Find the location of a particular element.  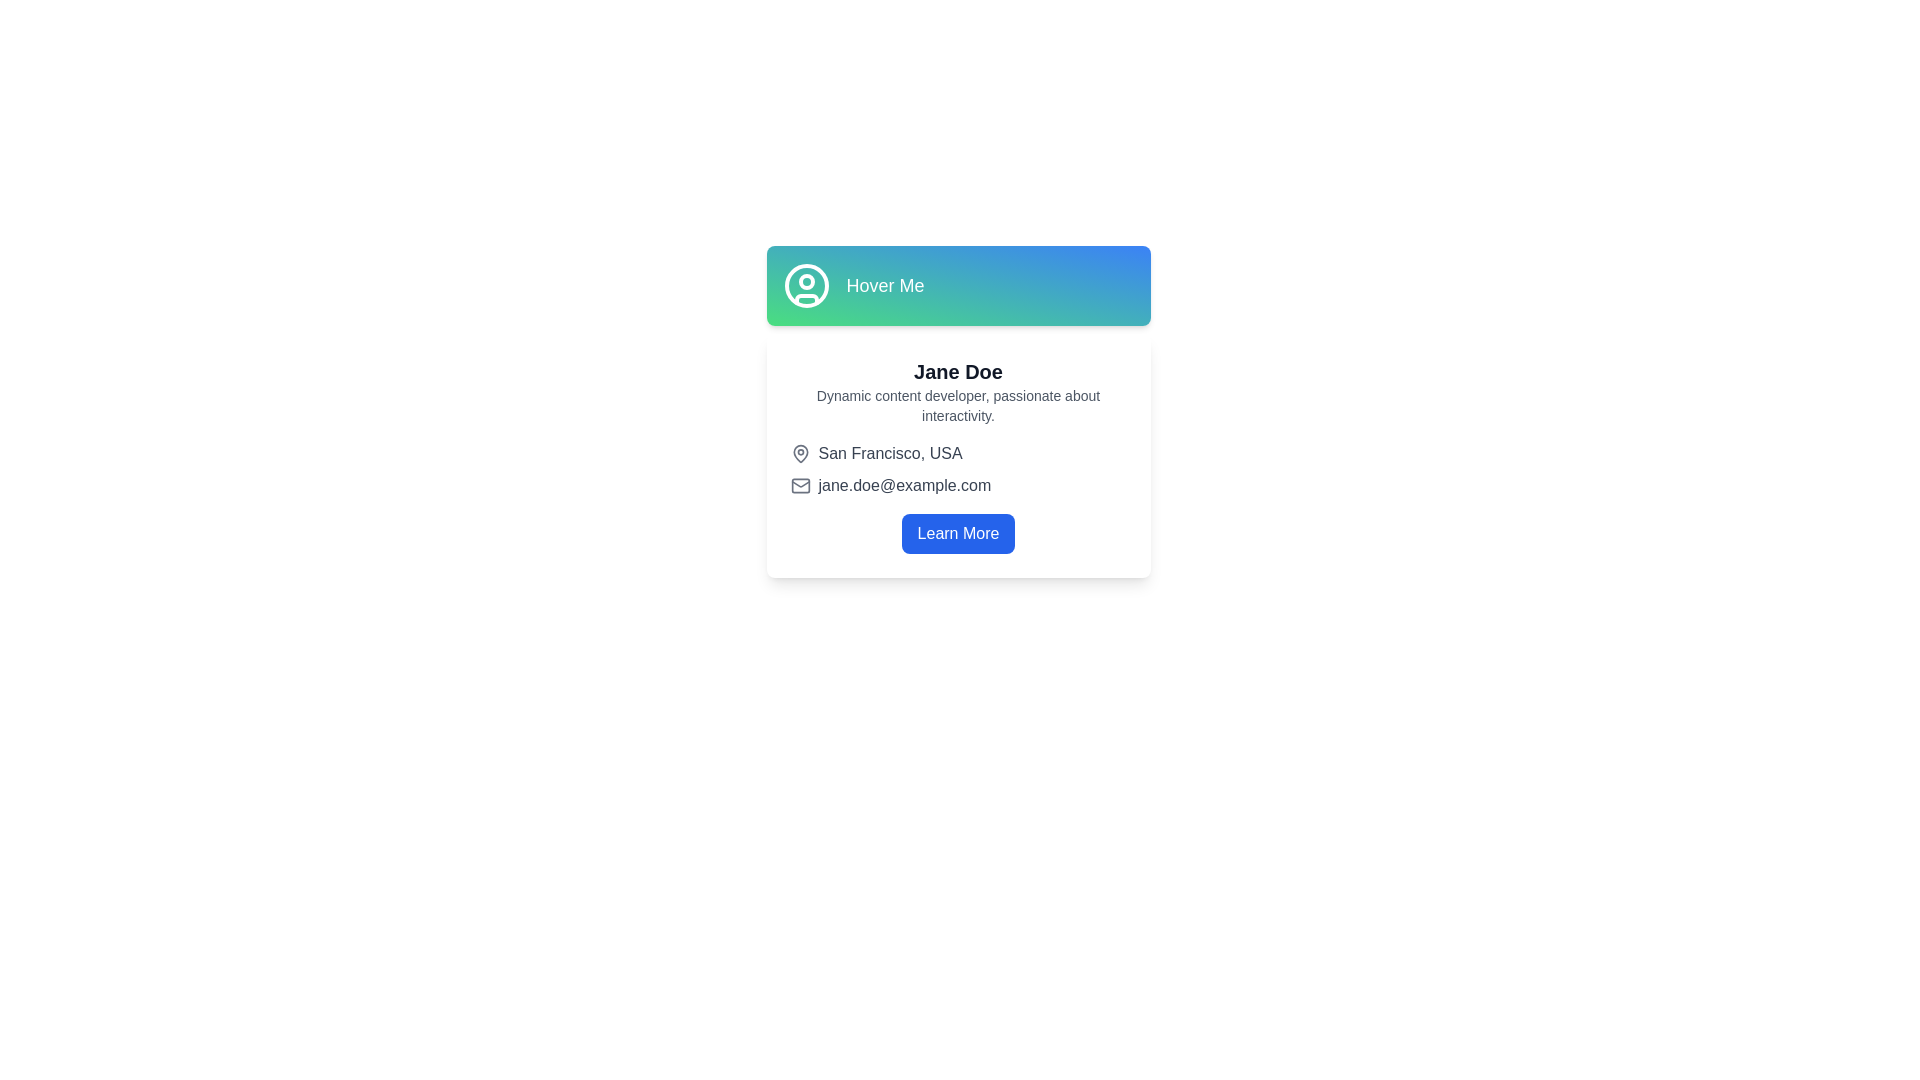

the textual description styled with small, gray-colored text that says 'Dynamic content developer, passionate about interactivity.', located underneath the 'Jane Doe' heading is located at coordinates (957, 405).